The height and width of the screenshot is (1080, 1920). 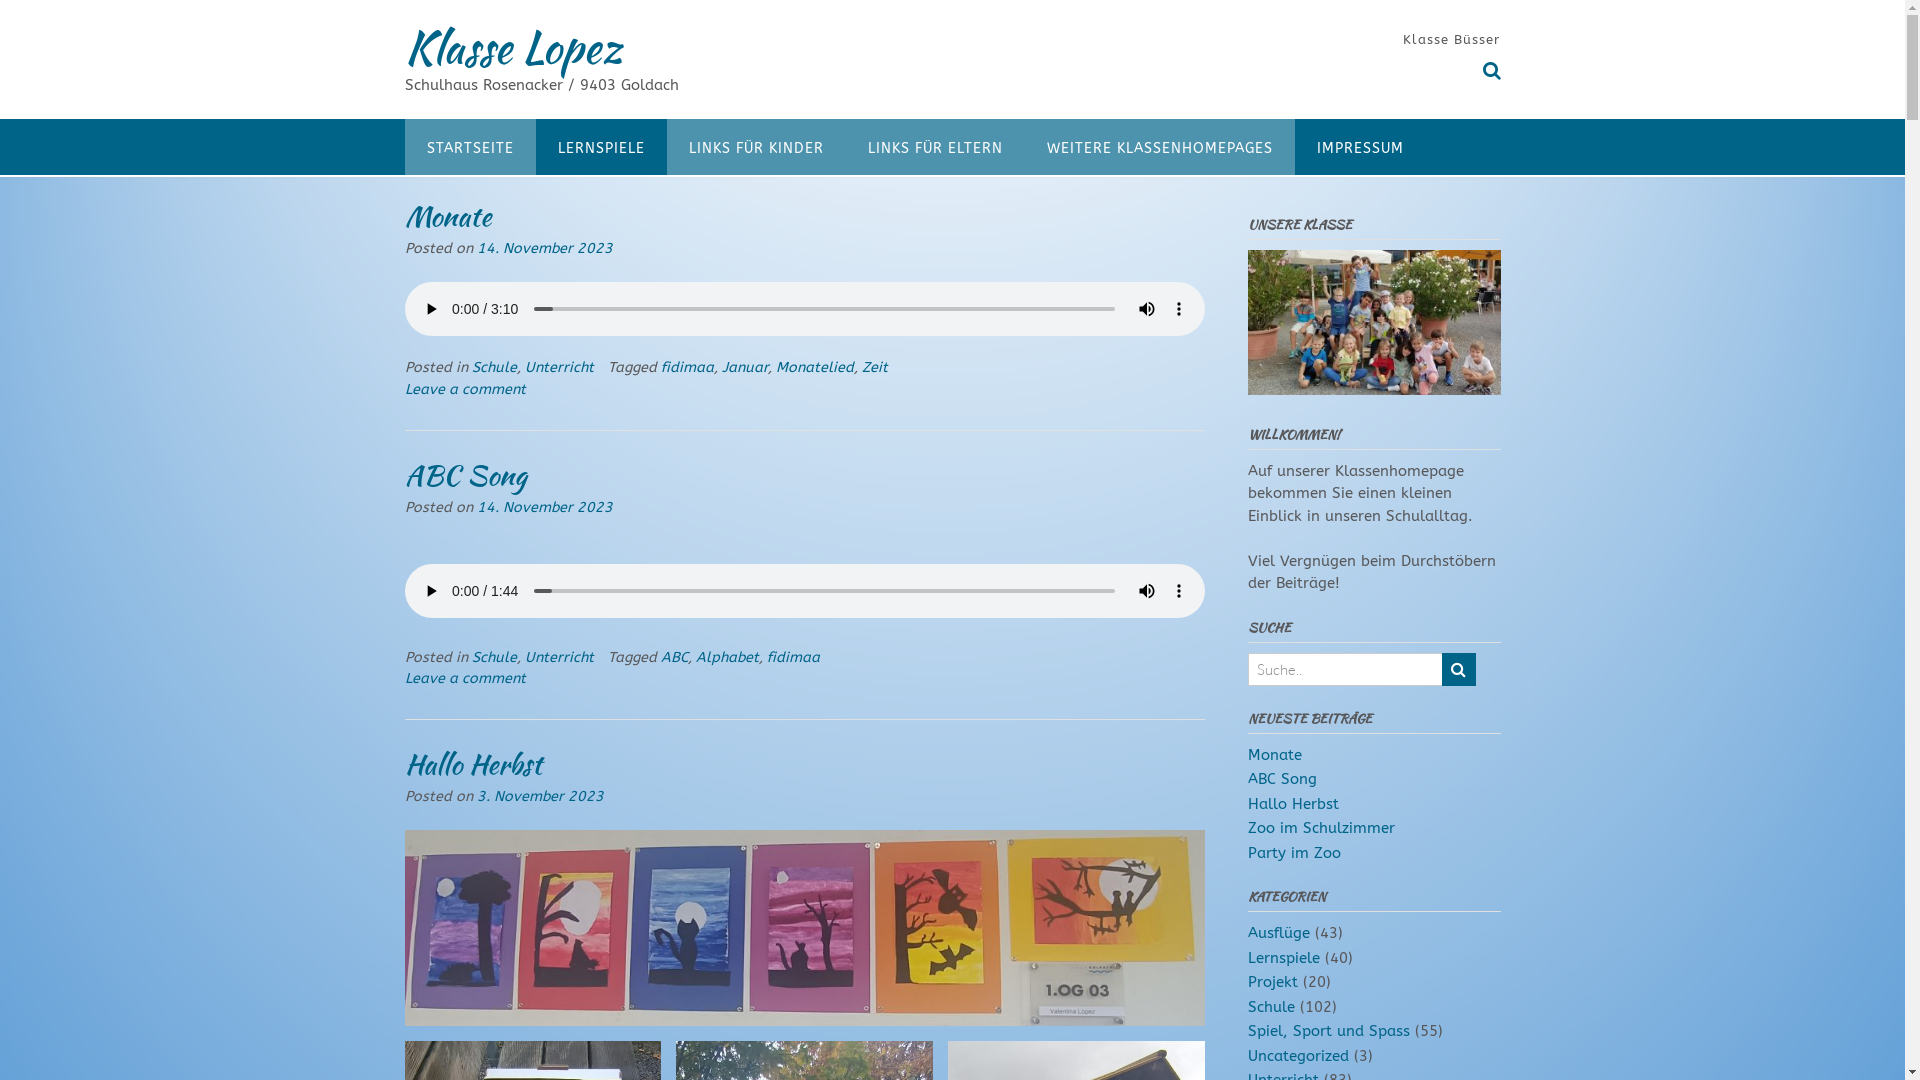 What do you see at coordinates (543, 506) in the screenshot?
I see `'14. November 2023'` at bounding box center [543, 506].